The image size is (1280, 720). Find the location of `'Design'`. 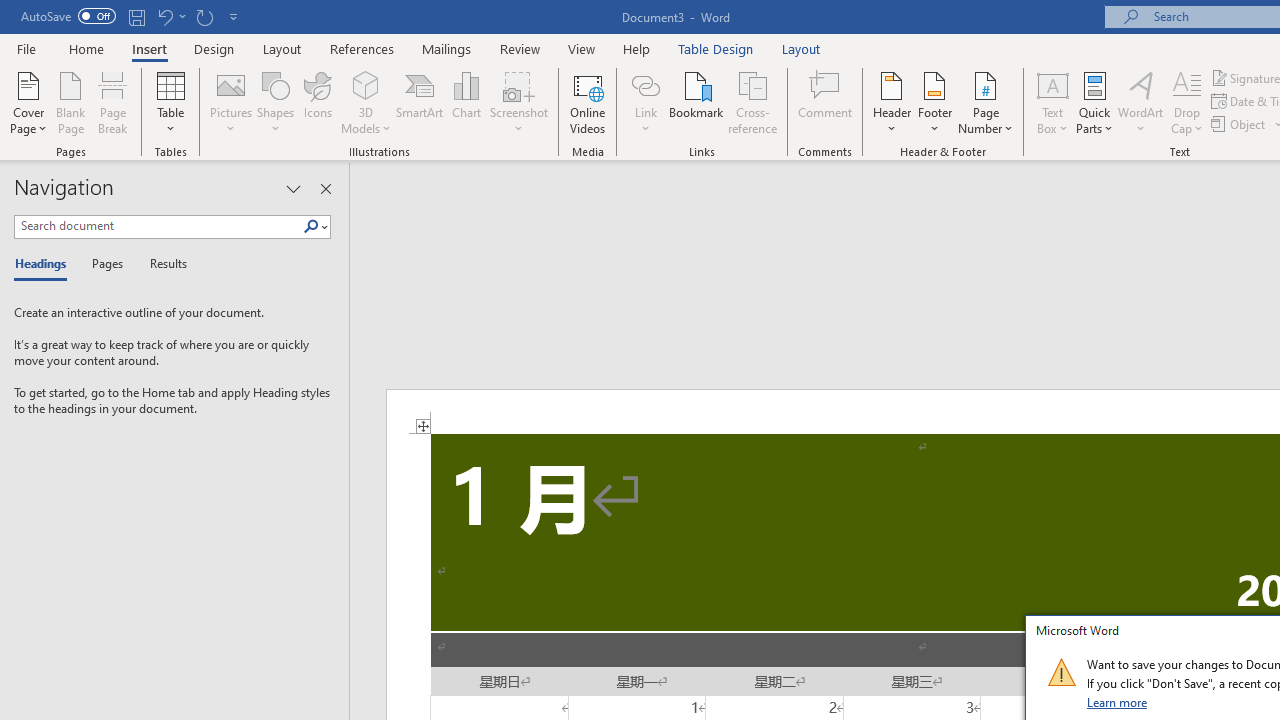

'Design' is located at coordinates (214, 48).